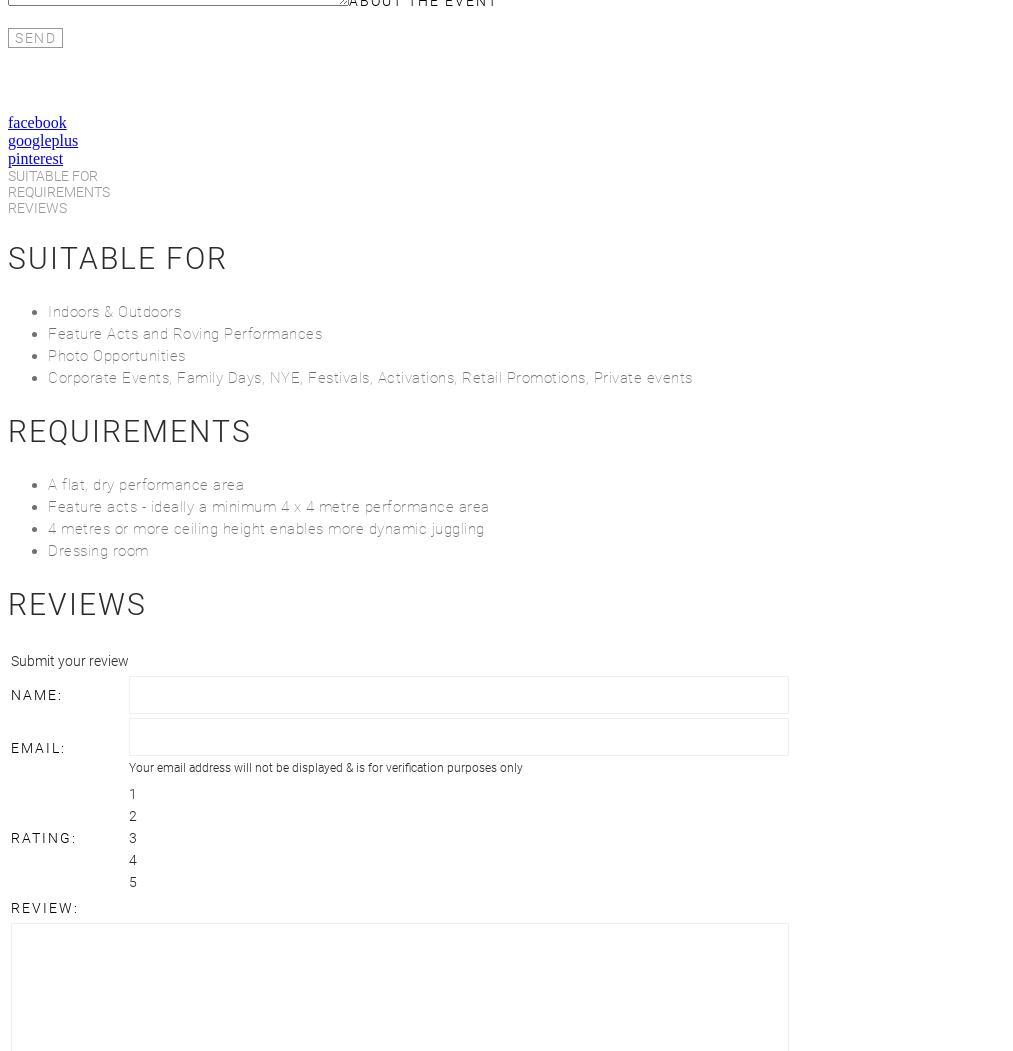 This screenshot has height=1051, width=1013. I want to click on 'Photo Opportunities', so click(116, 355).